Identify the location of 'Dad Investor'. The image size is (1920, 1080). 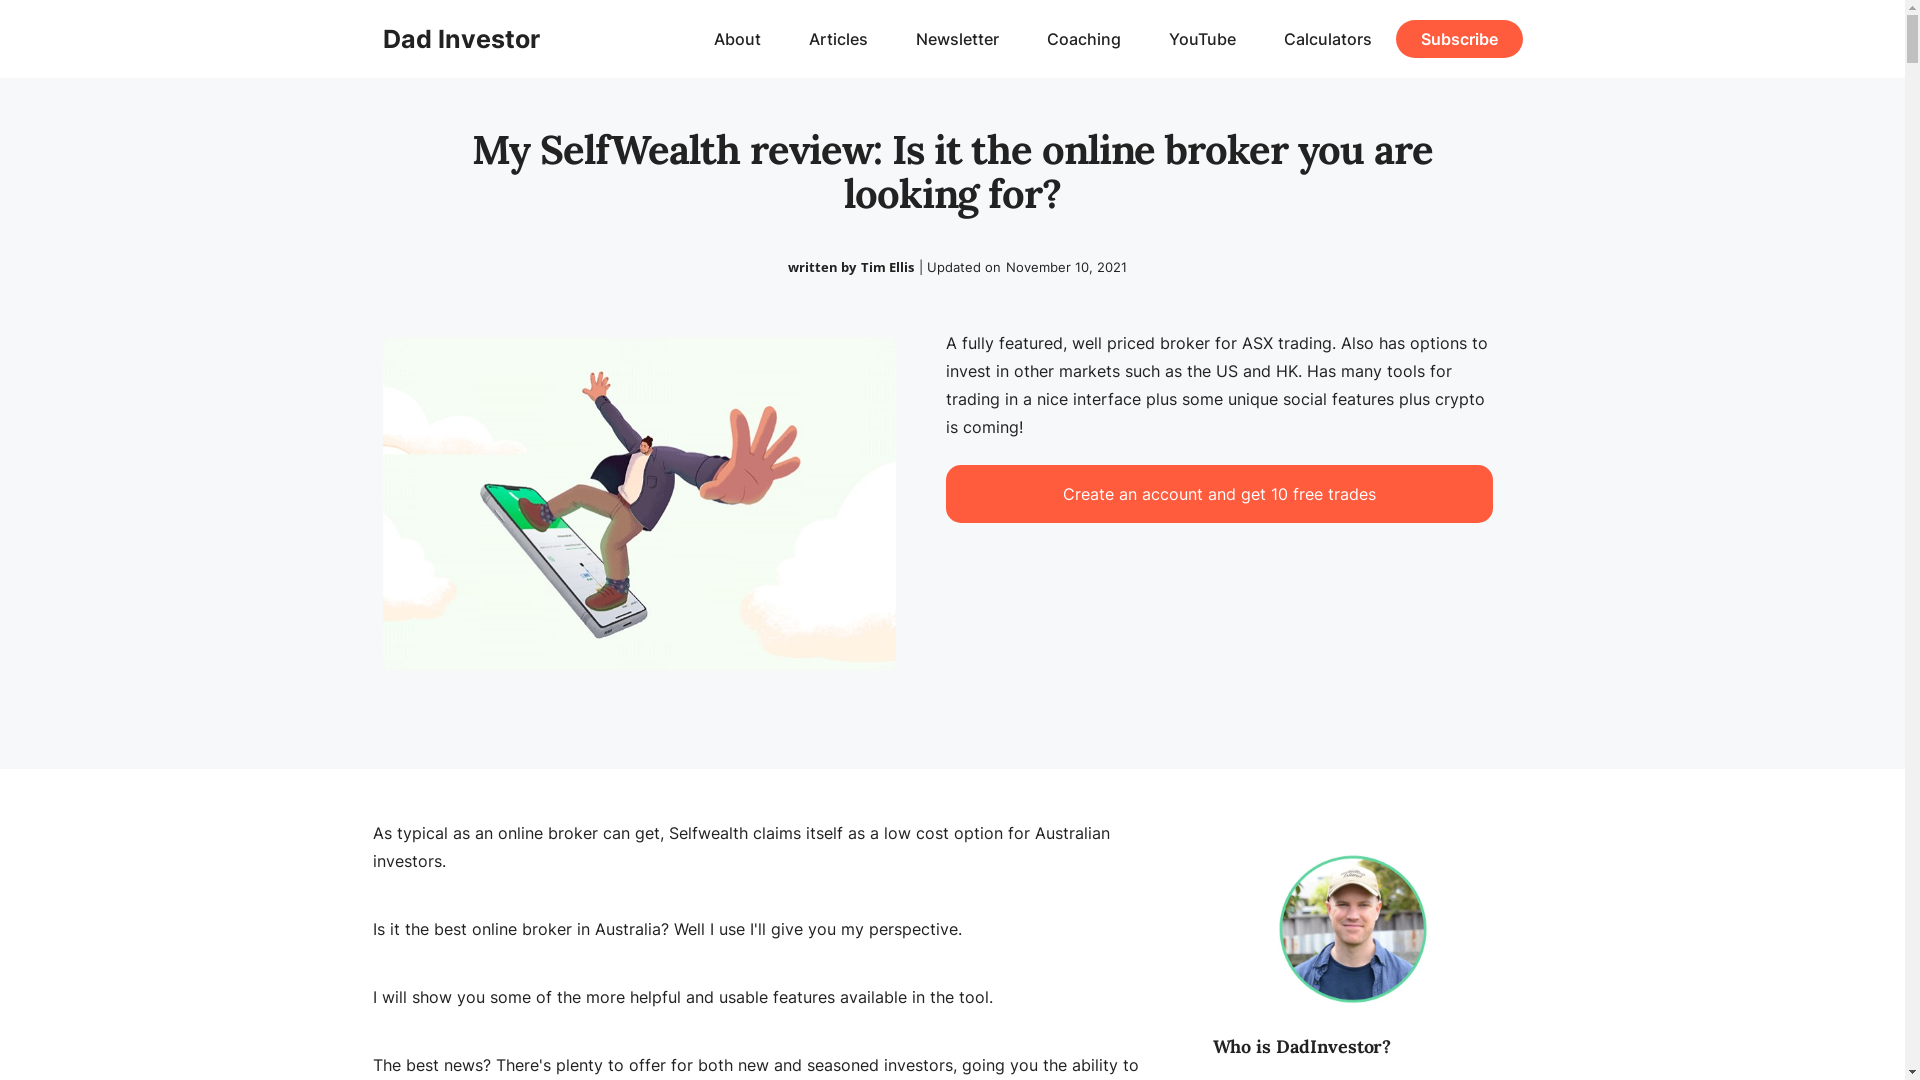
(459, 38).